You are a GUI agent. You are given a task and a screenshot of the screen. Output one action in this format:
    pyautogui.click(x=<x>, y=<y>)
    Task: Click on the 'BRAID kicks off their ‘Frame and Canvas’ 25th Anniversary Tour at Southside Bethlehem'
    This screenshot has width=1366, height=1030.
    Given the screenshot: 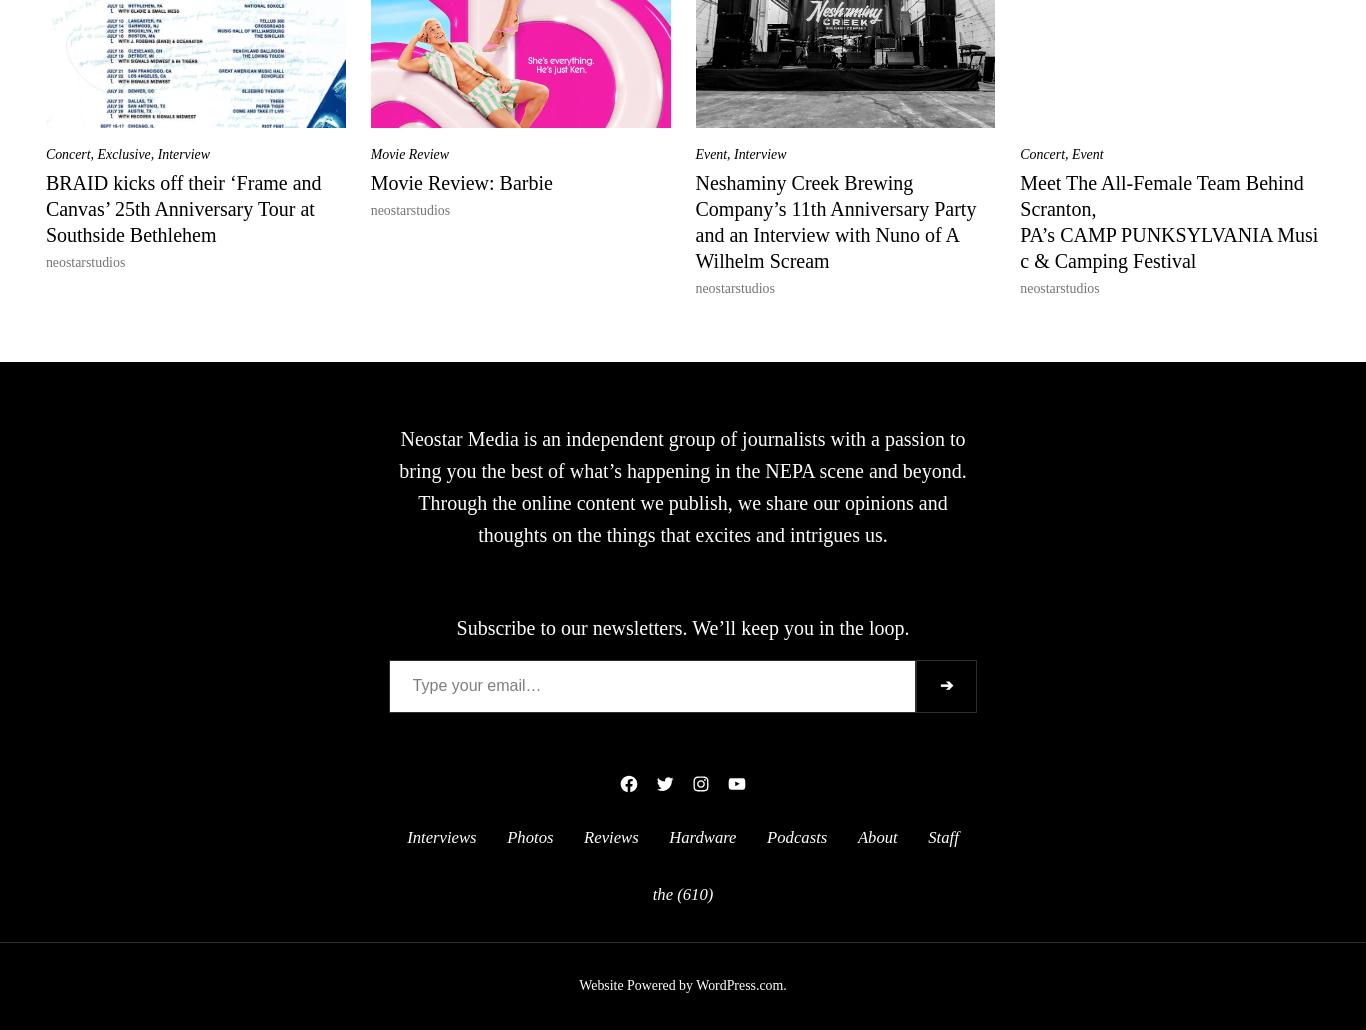 What is the action you would take?
    pyautogui.click(x=44, y=208)
    